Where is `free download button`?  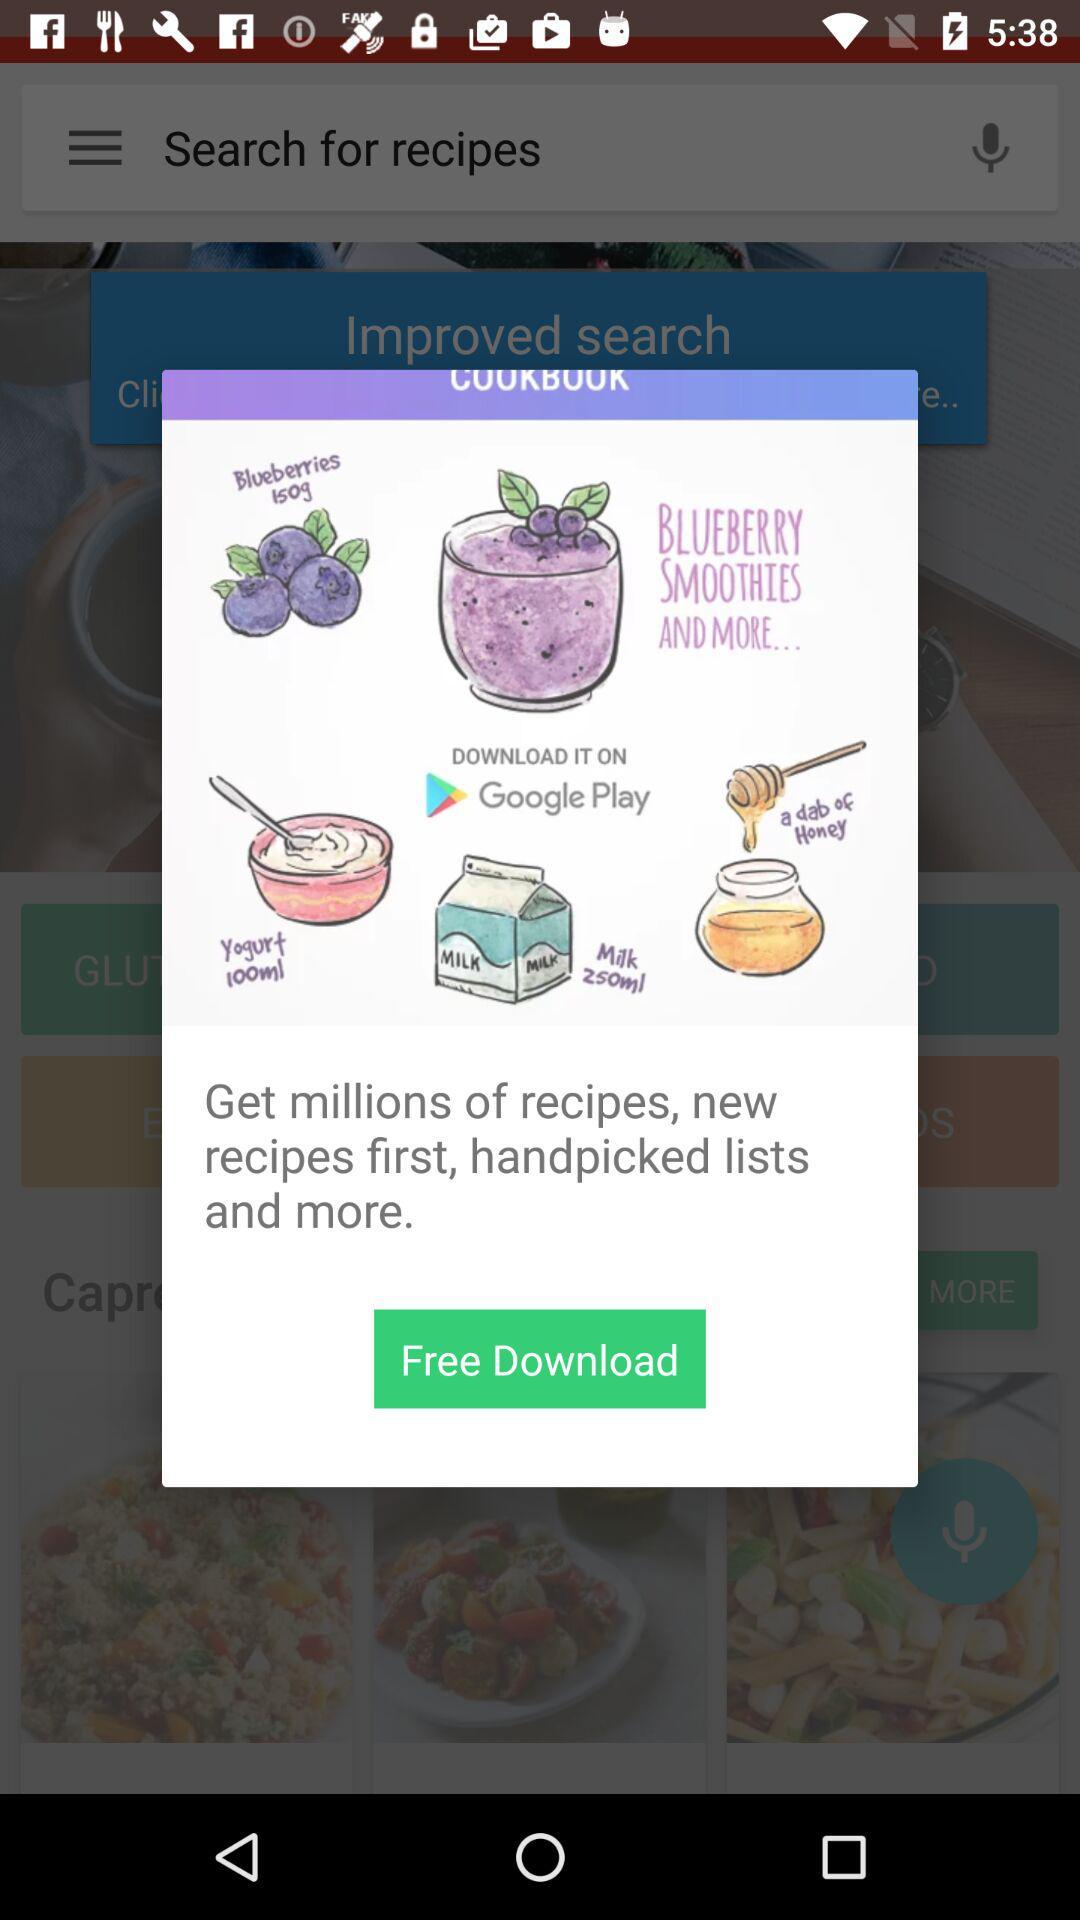 free download button is located at coordinates (540, 1358).